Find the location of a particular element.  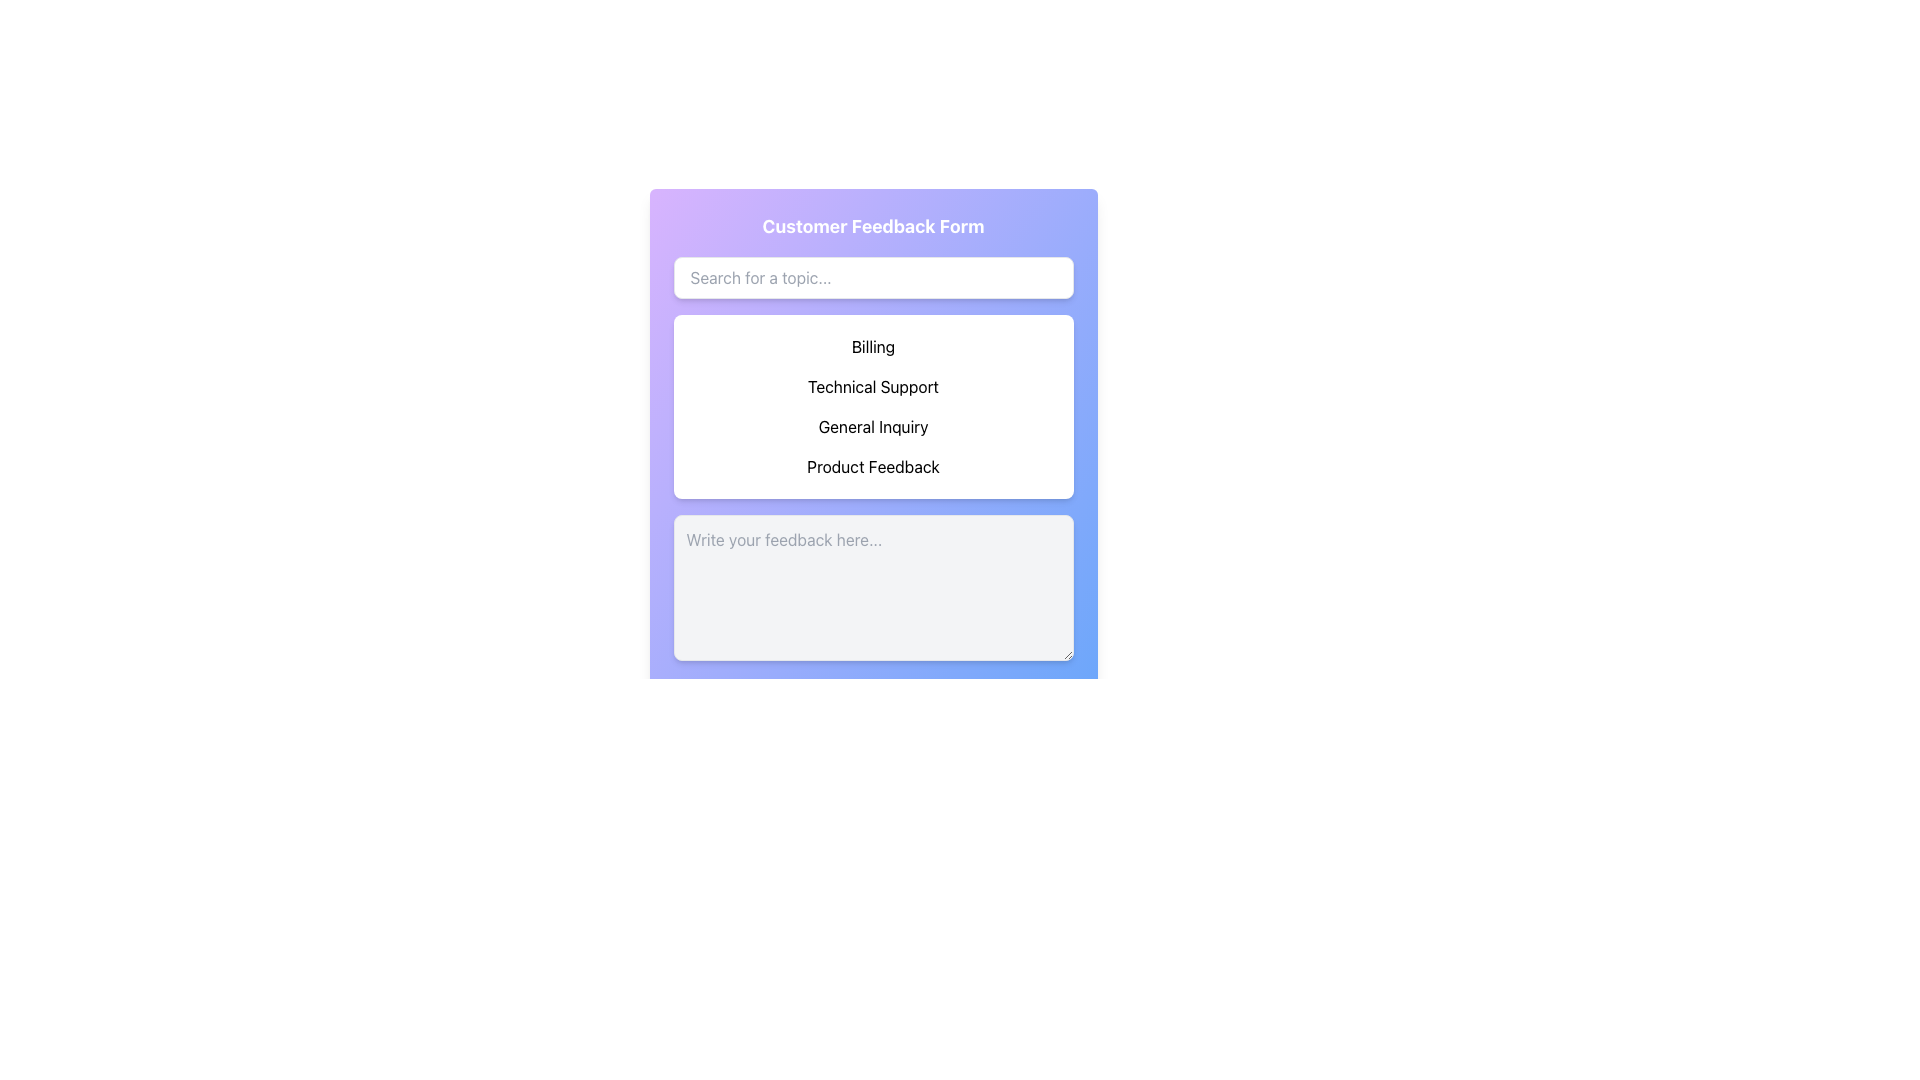

the 'Technical Support' button, which is the second option in a vertical list of four buttons is located at coordinates (873, 386).